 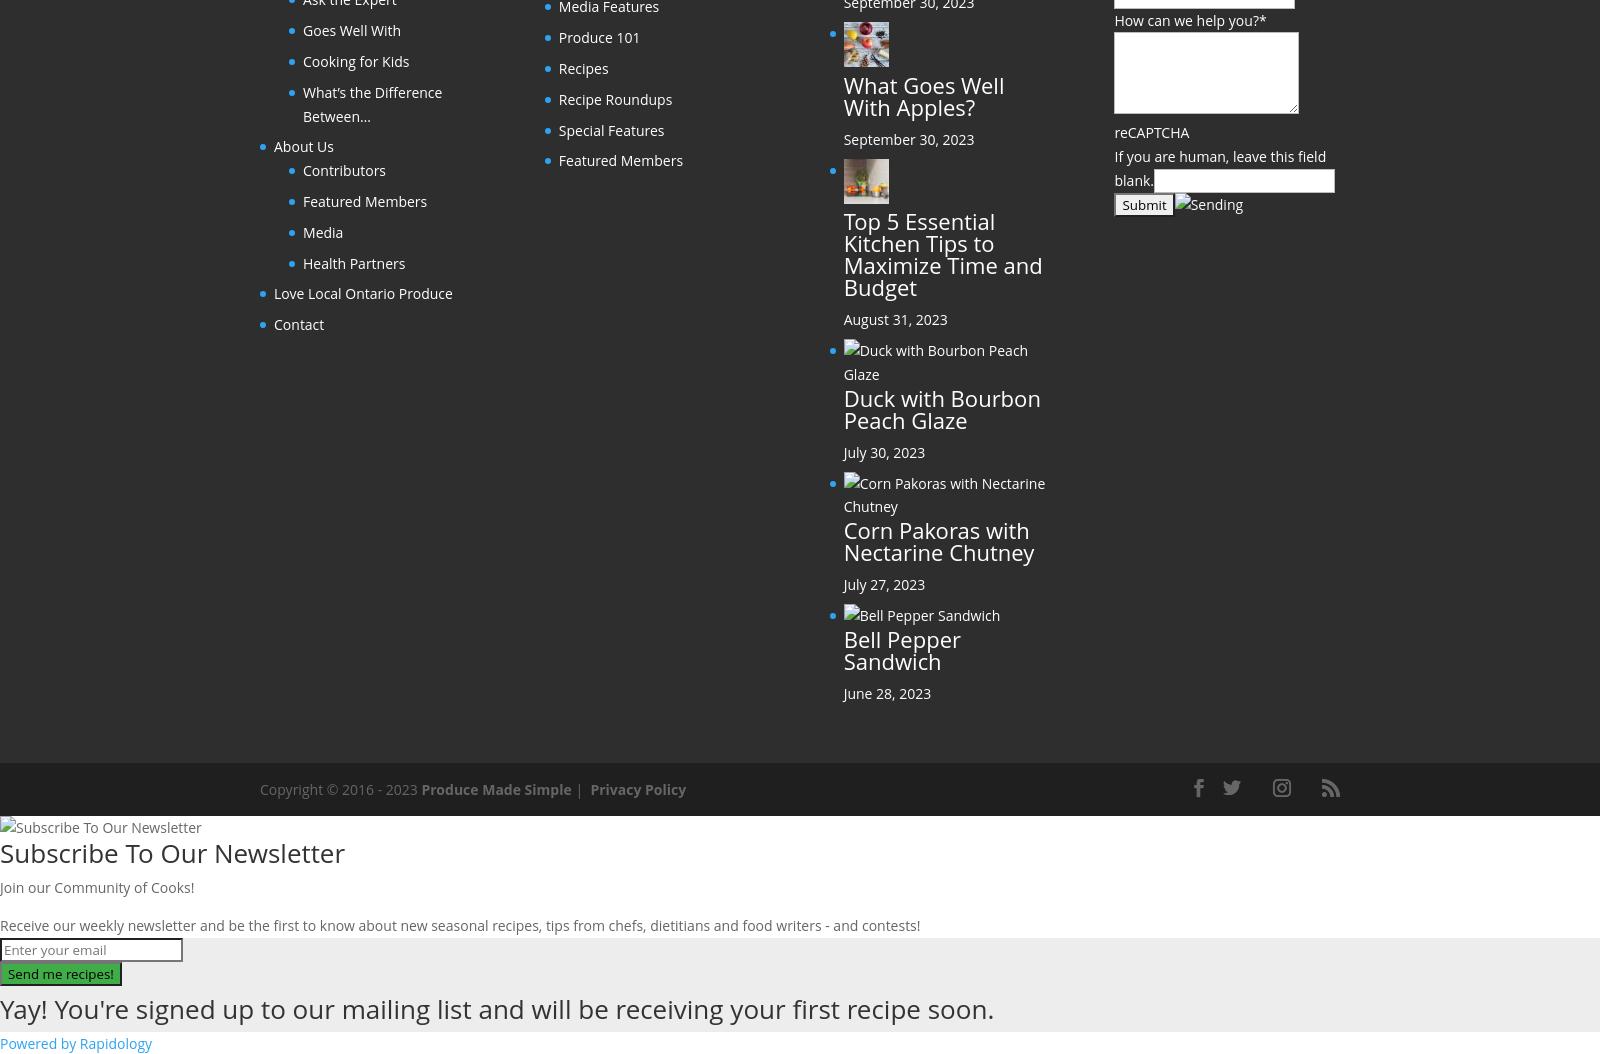 I want to click on 'What’s the Difference Between…', so click(x=372, y=102).